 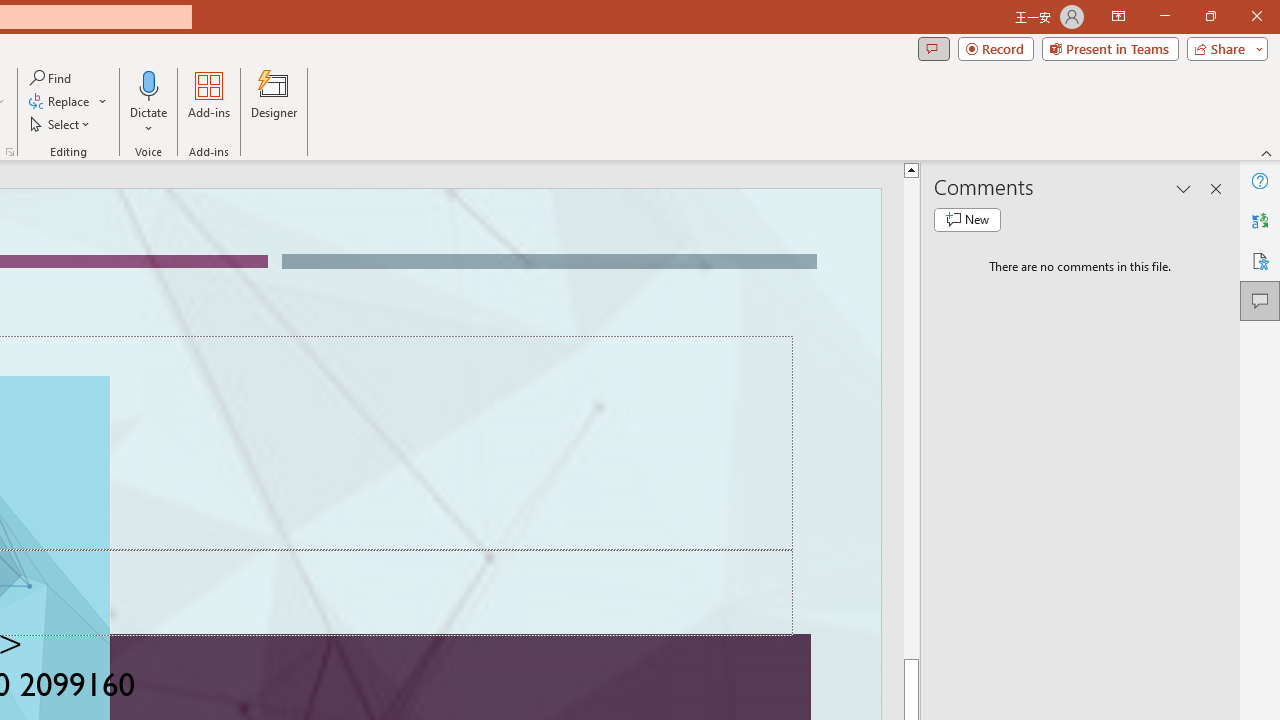 I want to click on 'More Options', so click(x=148, y=121).